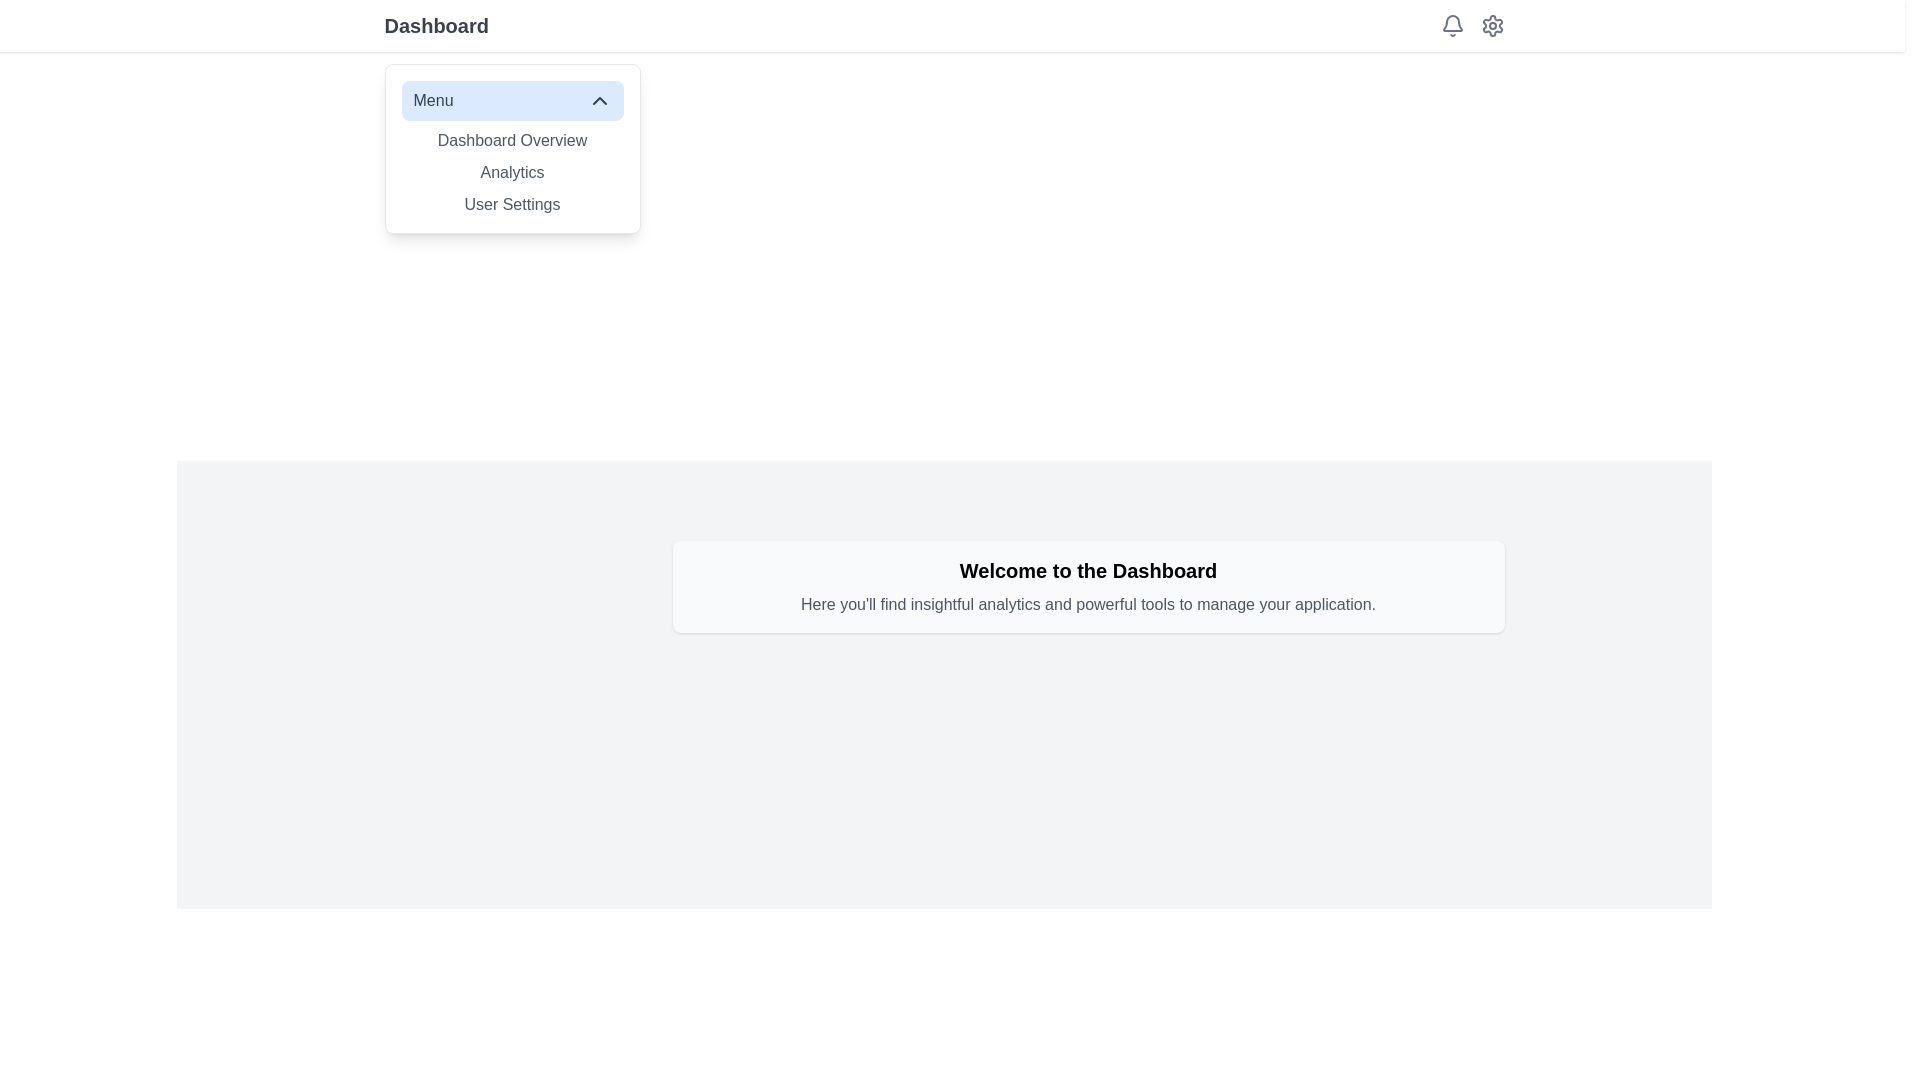 The width and height of the screenshot is (1920, 1080). Describe the element at coordinates (512, 148) in the screenshot. I see `the 'Dashboard Overview' item in the dropdown menu, which has a white background and a blue-highlighted header labeled 'Menu'` at that location.